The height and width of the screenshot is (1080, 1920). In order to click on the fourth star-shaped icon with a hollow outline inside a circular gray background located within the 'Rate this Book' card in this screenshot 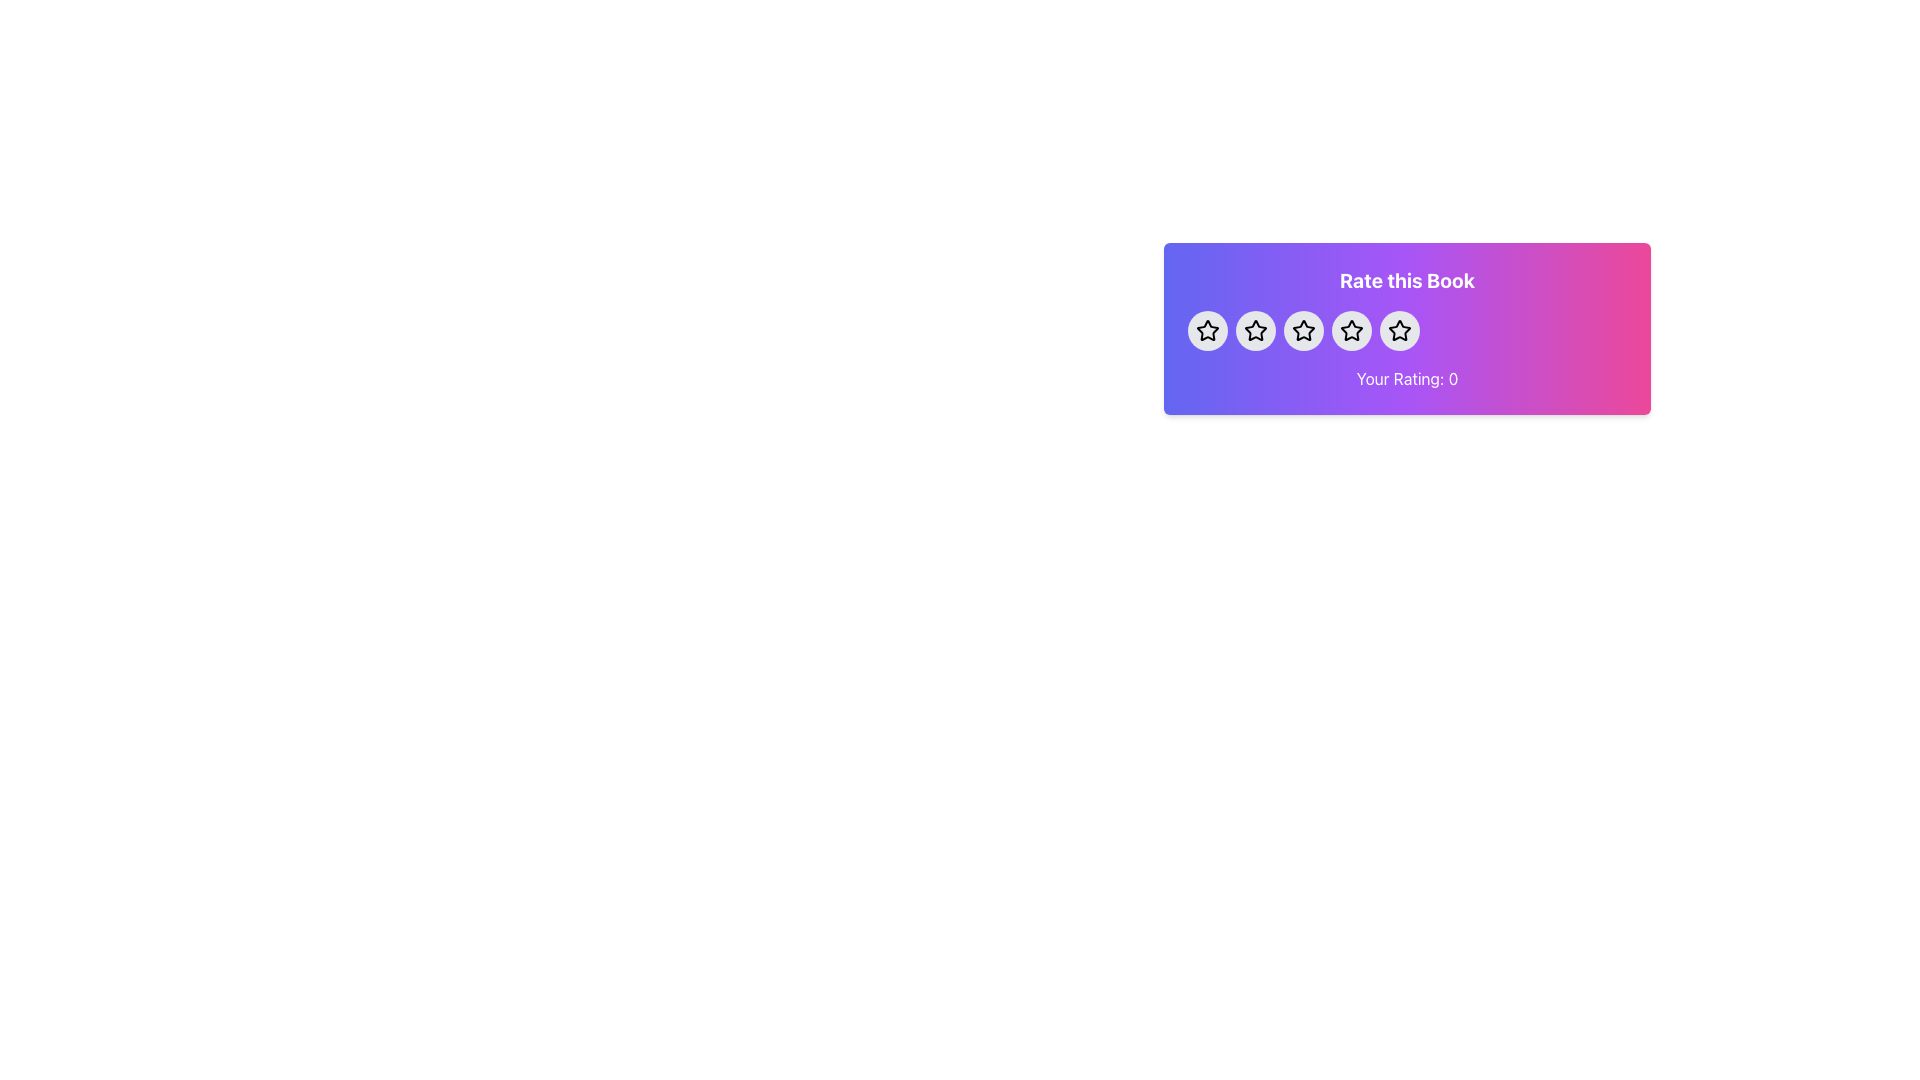, I will do `click(1352, 330)`.